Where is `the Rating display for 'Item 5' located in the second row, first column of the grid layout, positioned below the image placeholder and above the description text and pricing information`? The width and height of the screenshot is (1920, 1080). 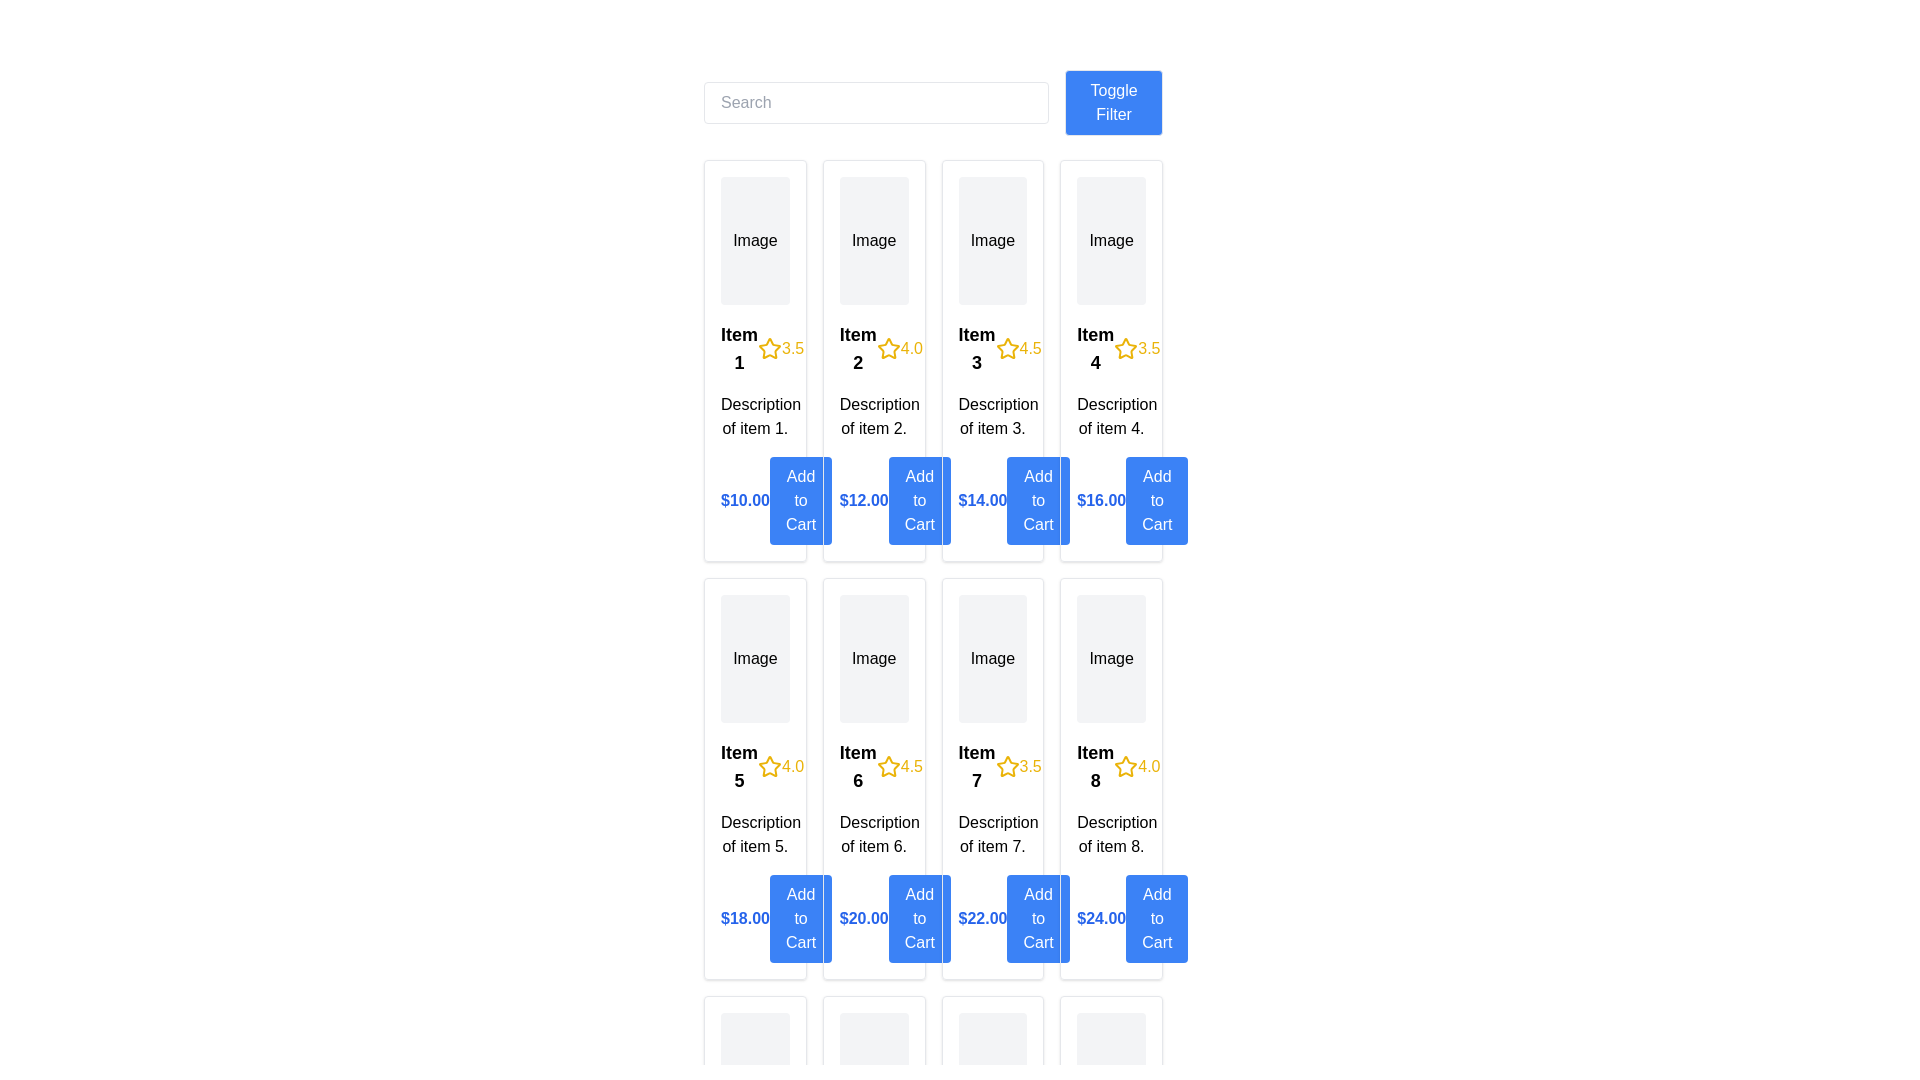
the Rating display for 'Item 5' located in the second row, first column of the grid layout, positioned below the image placeholder and above the description text and pricing information is located at coordinates (754, 766).